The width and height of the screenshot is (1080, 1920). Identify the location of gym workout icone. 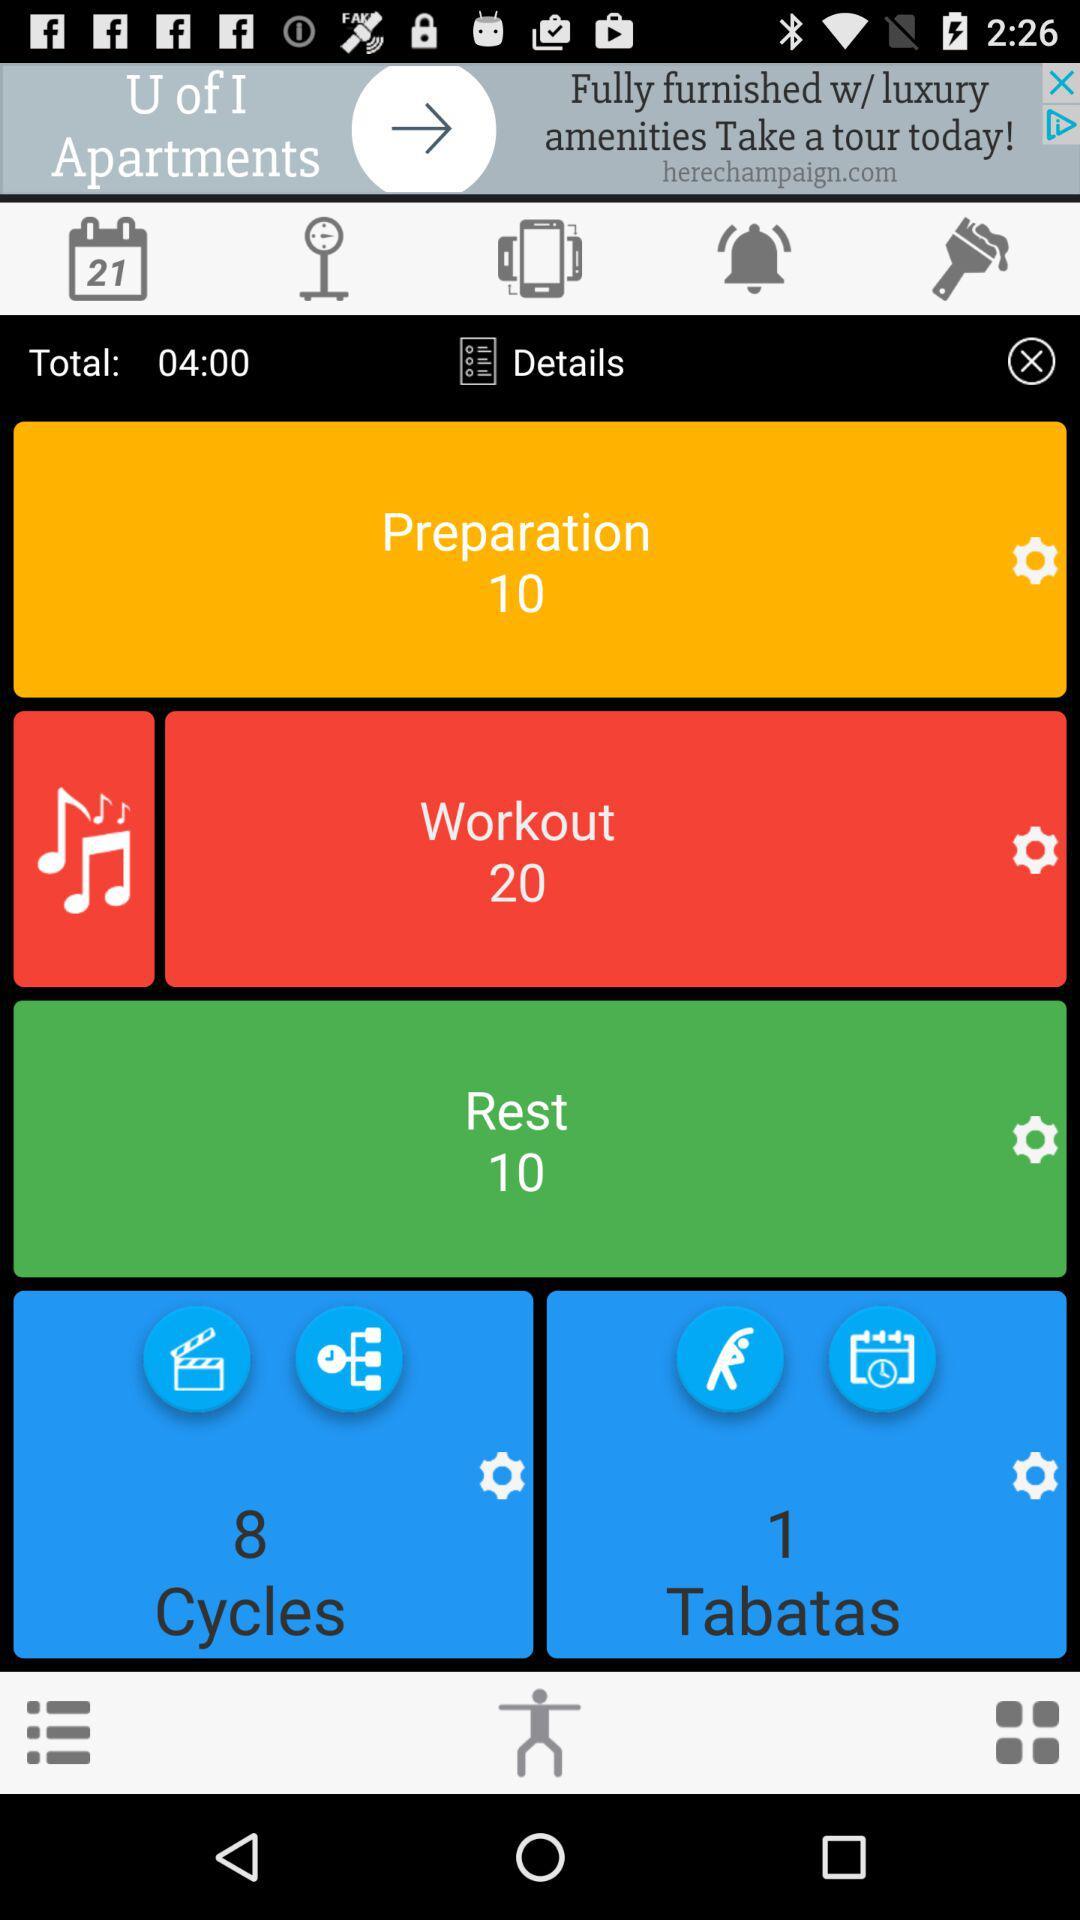
(614, 849).